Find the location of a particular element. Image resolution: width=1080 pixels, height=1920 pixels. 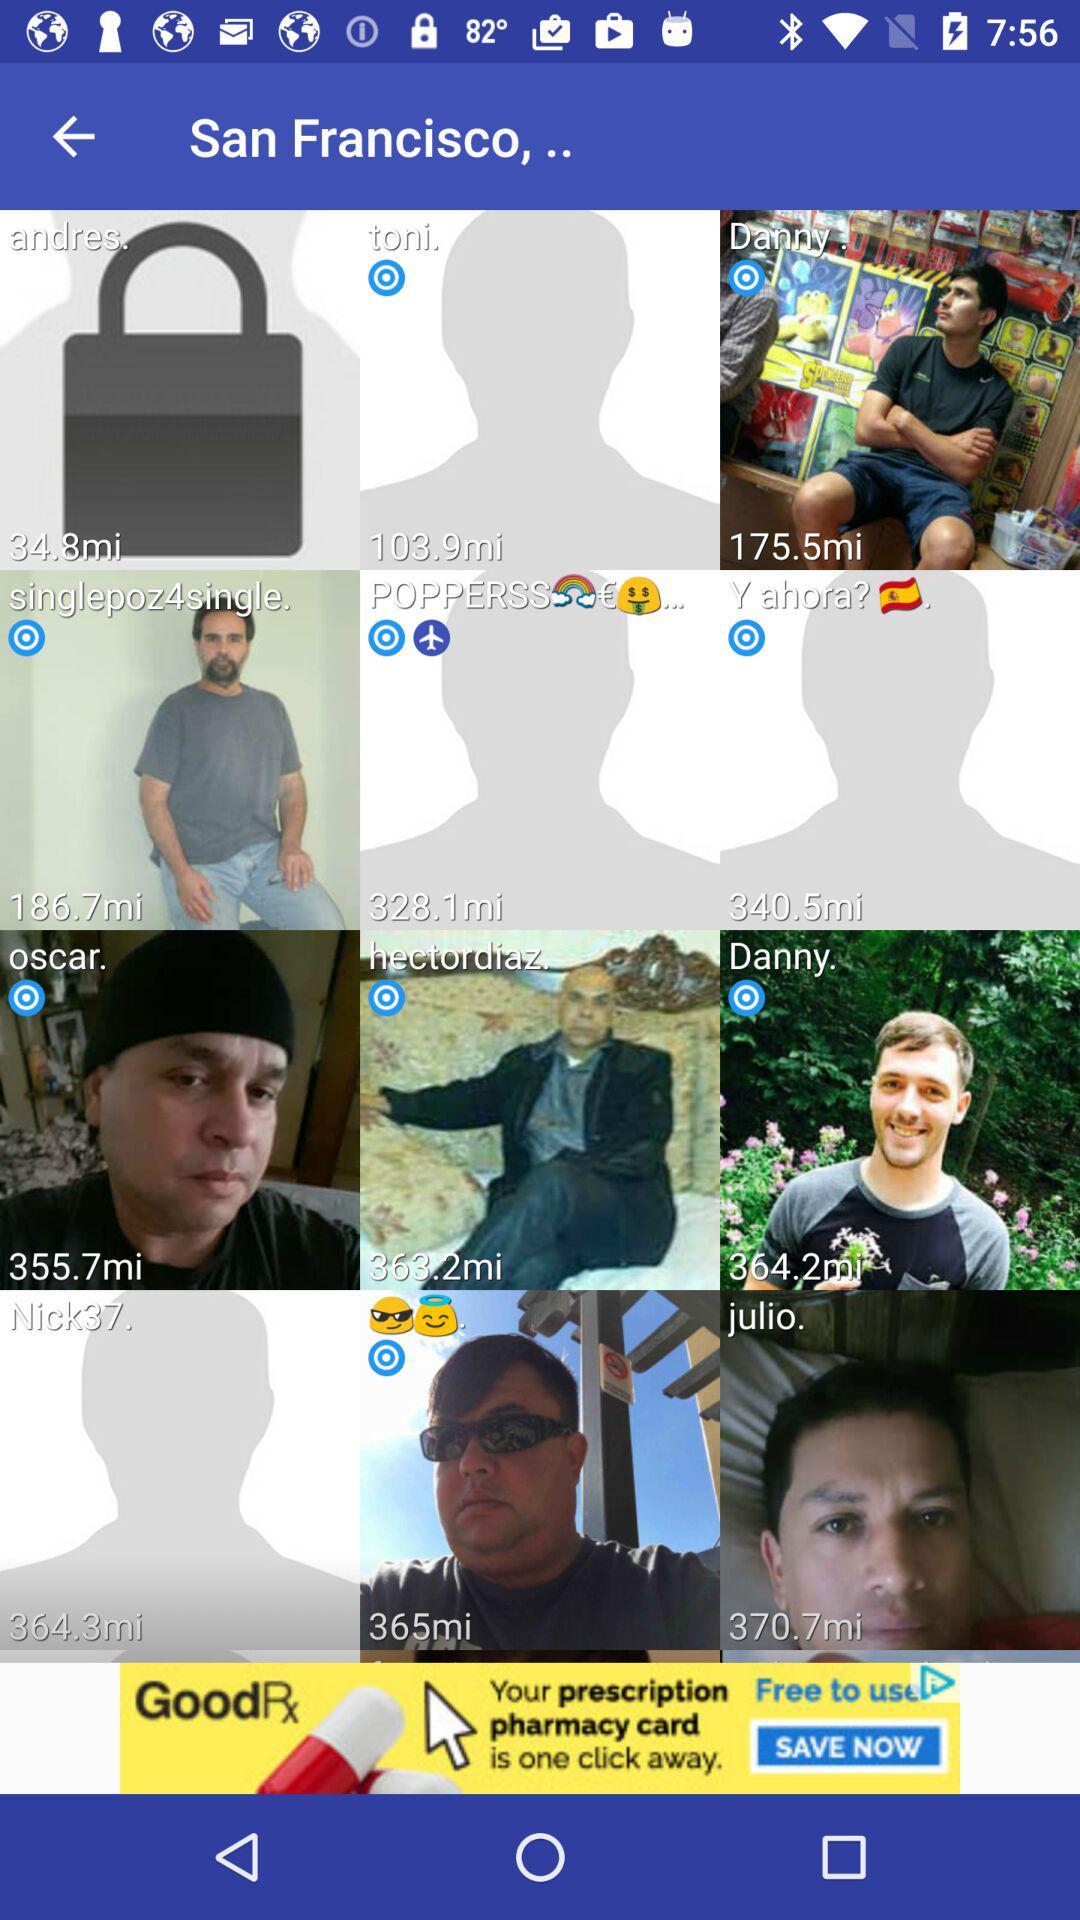

open advertisement is located at coordinates (540, 1727).